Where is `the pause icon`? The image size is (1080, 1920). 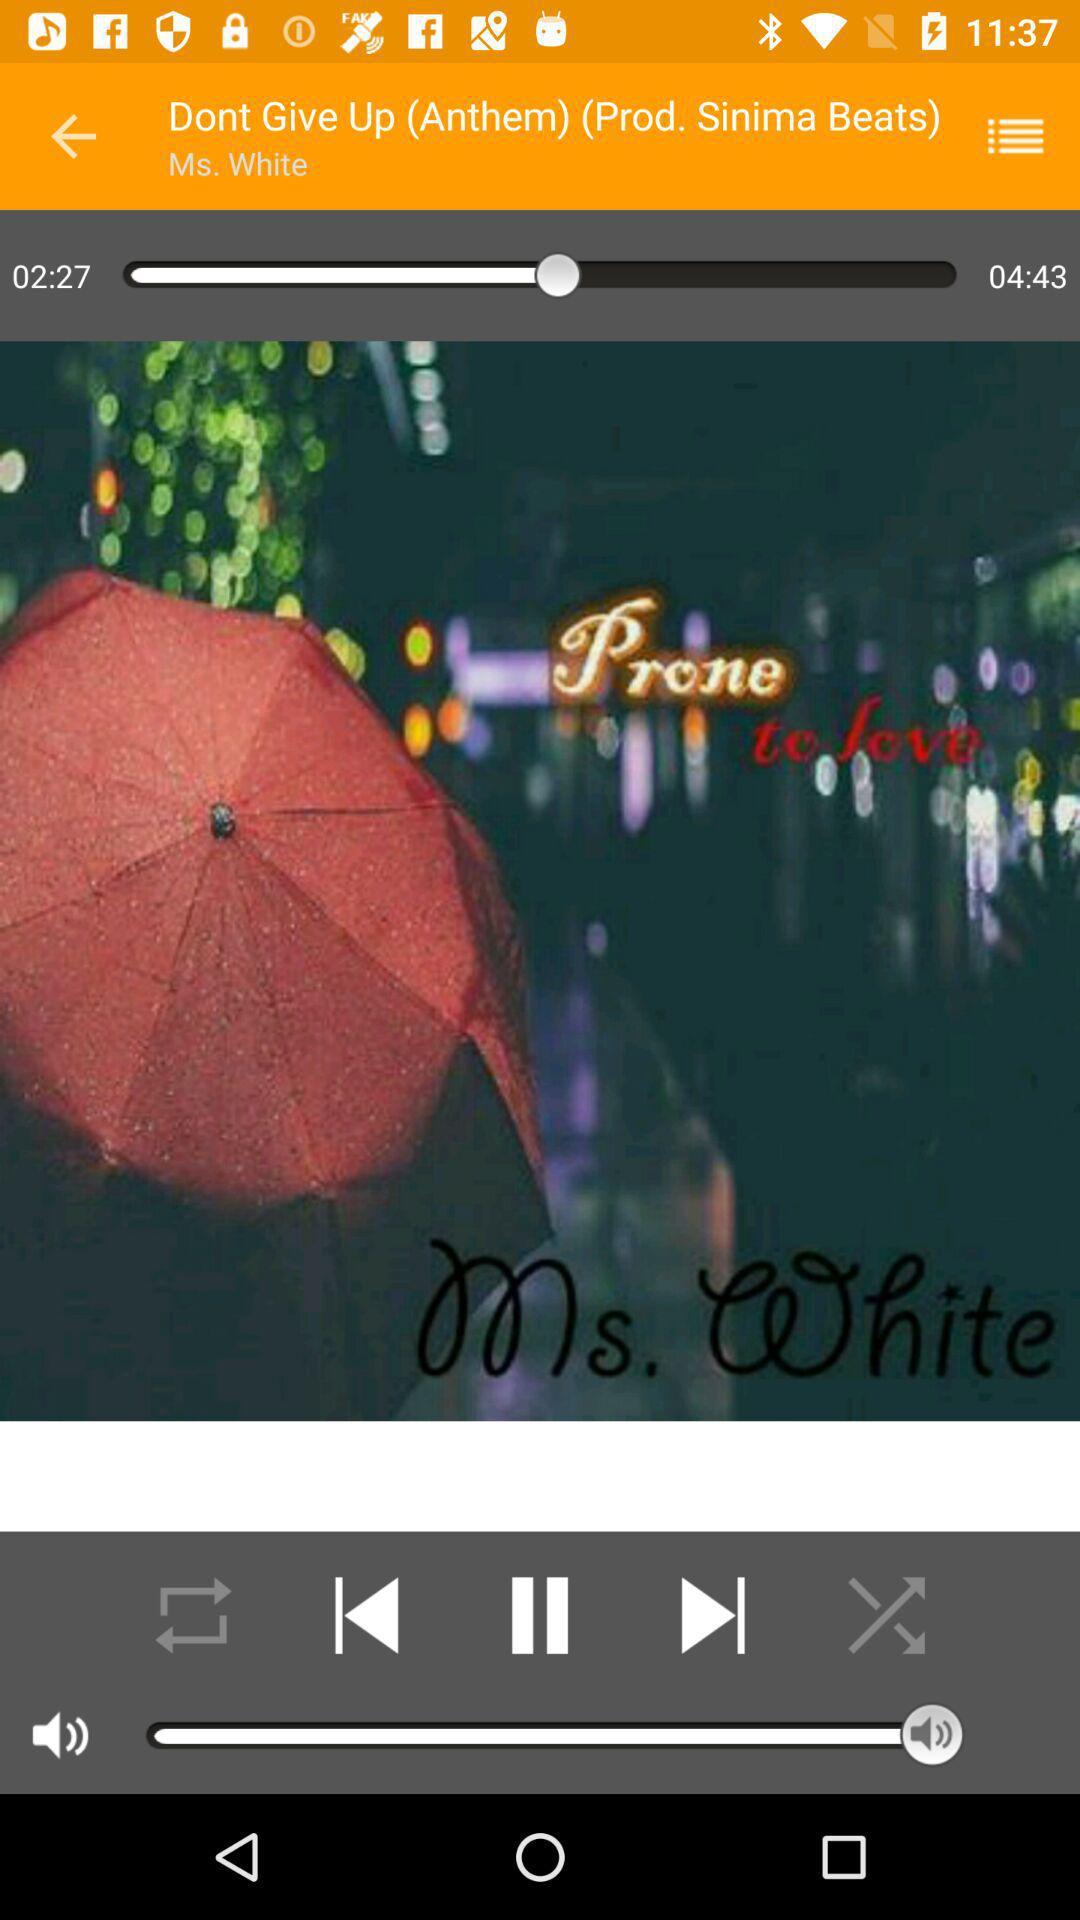 the pause icon is located at coordinates (540, 1615).